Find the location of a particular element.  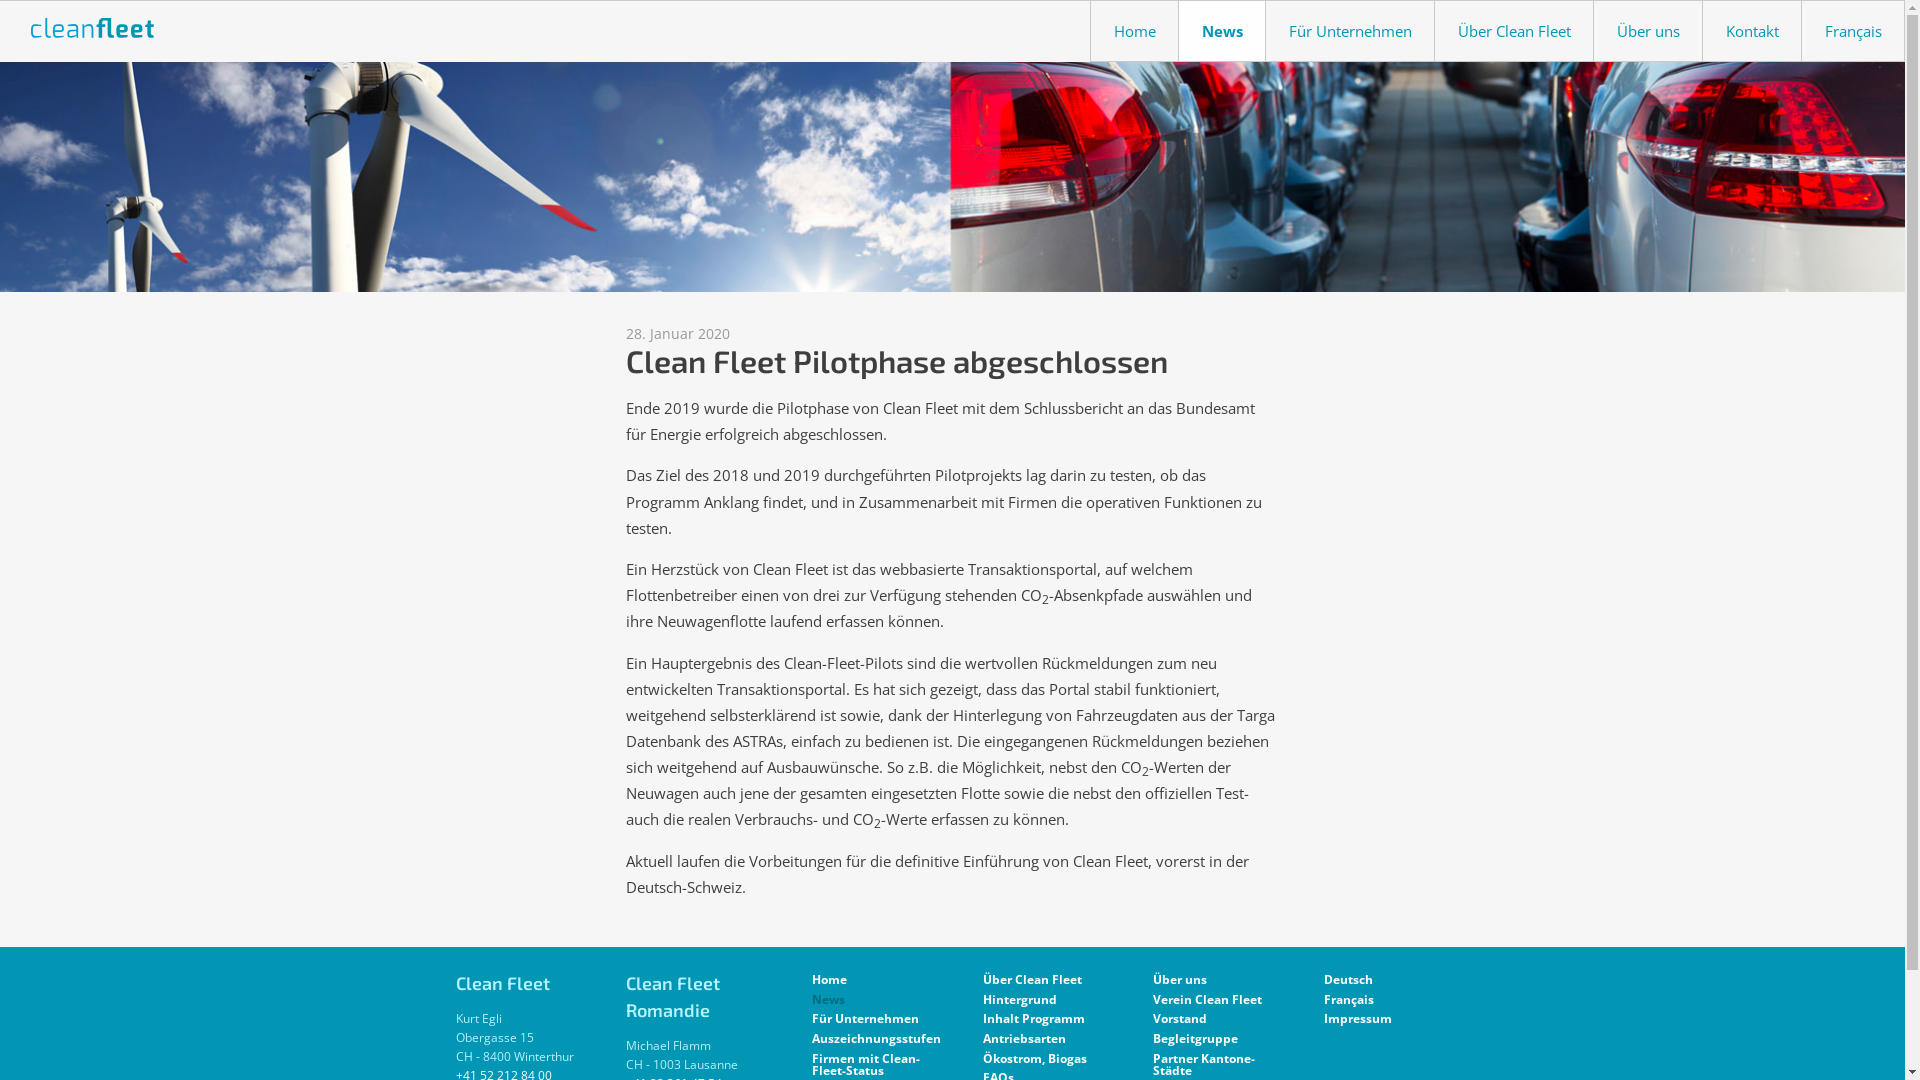

'Kontakt' is located at coordinates (1751, 30).